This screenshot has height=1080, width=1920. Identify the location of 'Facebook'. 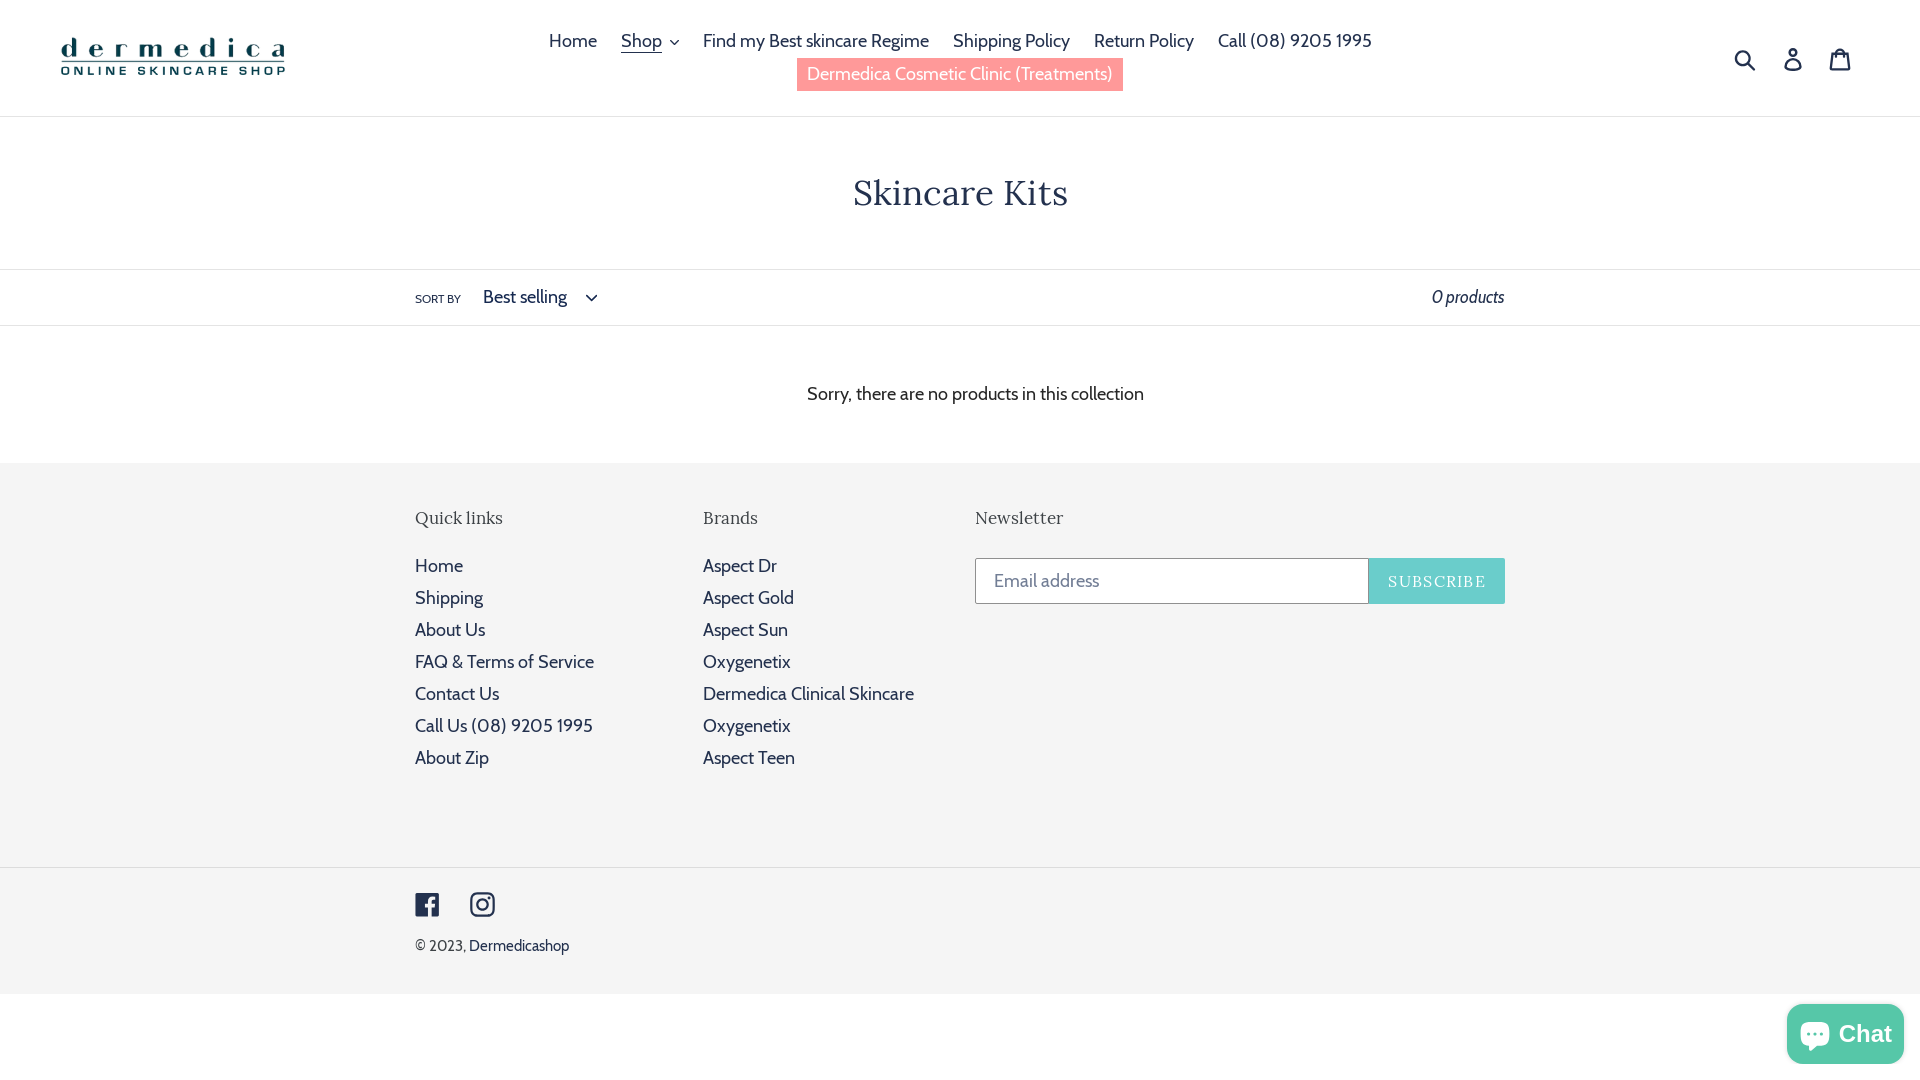
(426, 902).